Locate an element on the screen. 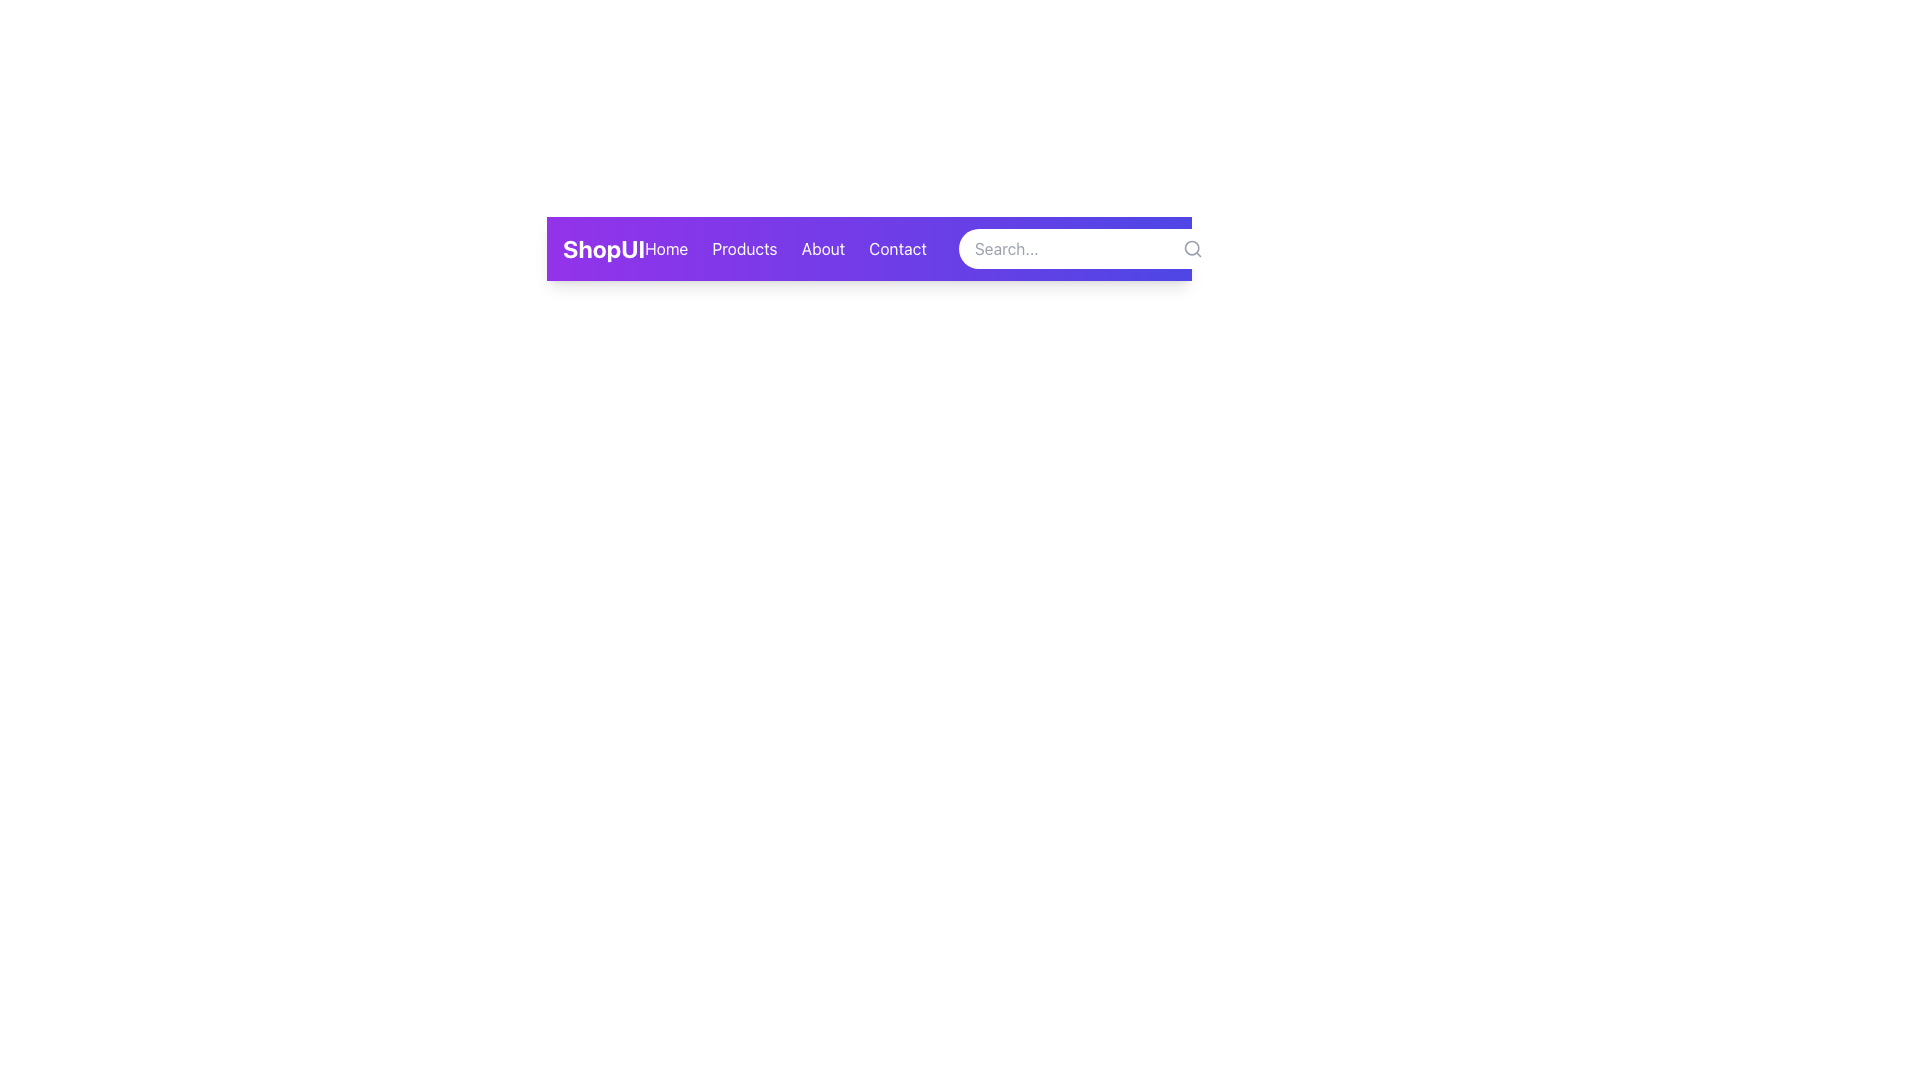 This screenshot has height=1080, width=1920. the second clickable link in the horizontal navigation menu, located between the 'Home' and 'About' links, to activate the hover color effect is located at coordinates (743, 248).